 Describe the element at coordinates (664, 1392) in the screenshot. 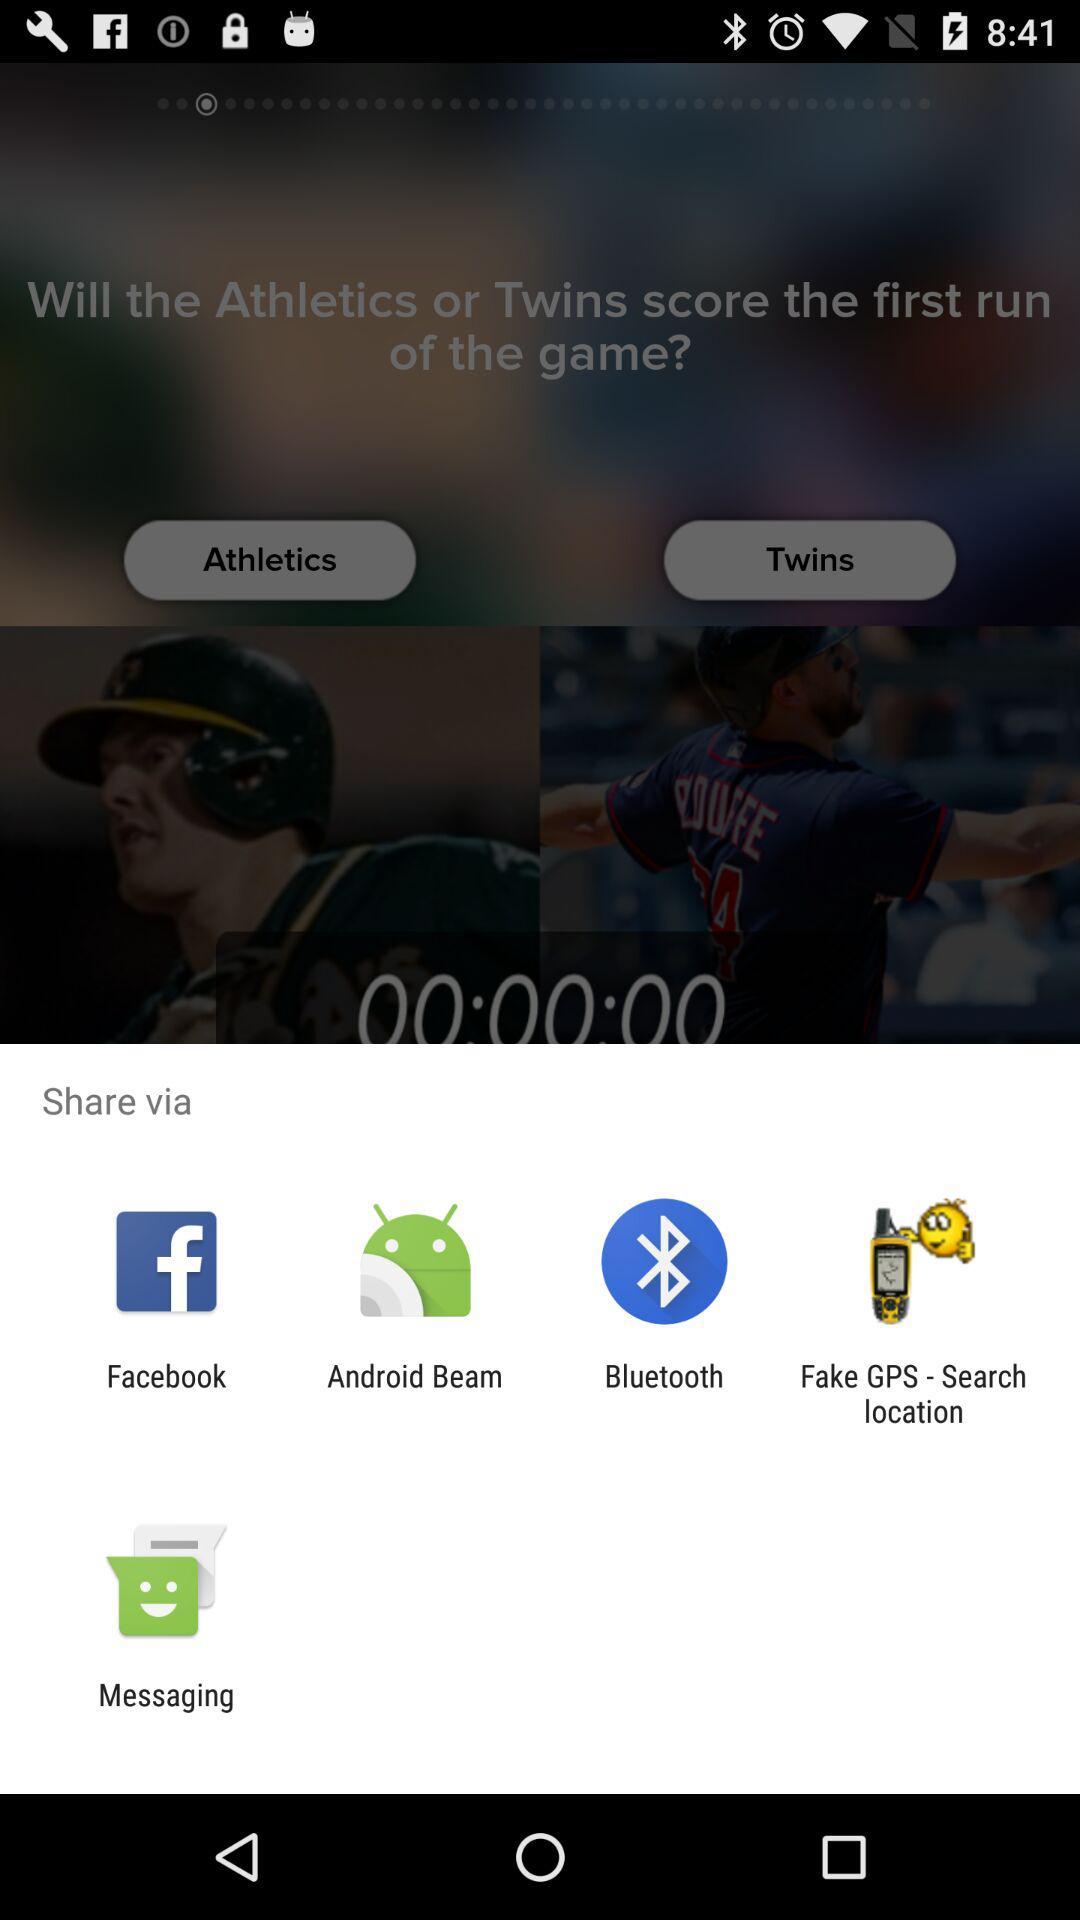

I see `the bluetooth icon` at that location.